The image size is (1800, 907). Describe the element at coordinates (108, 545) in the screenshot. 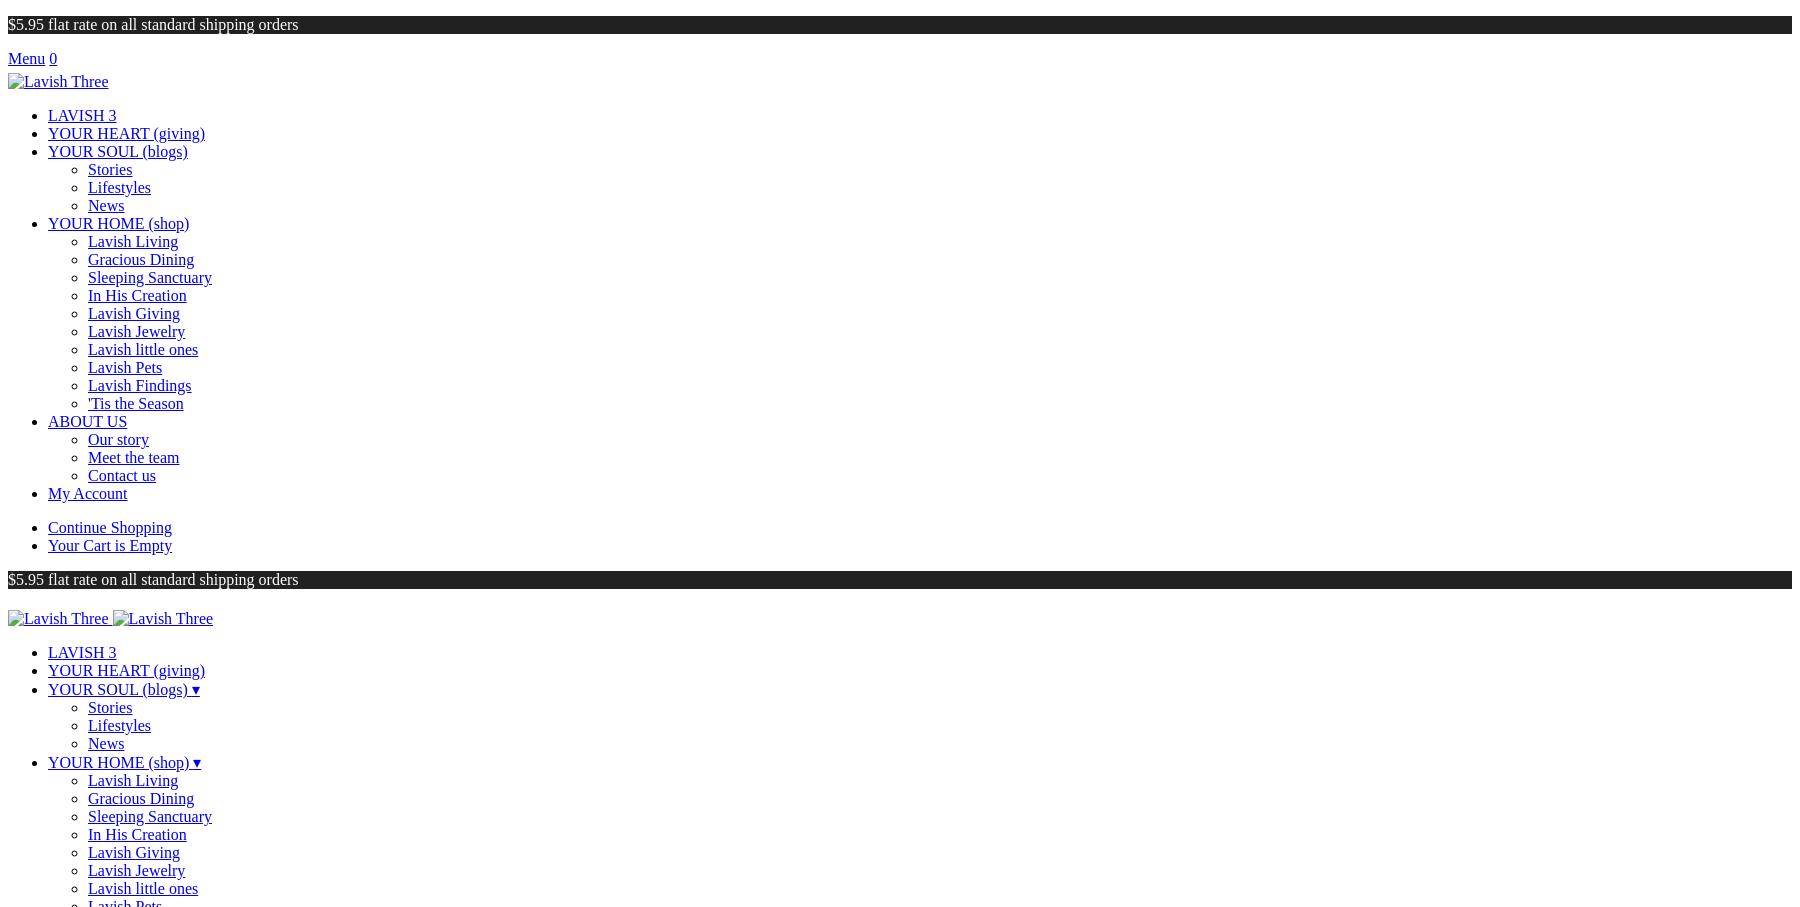

I see `'Your Cart is Empty'` at that location.